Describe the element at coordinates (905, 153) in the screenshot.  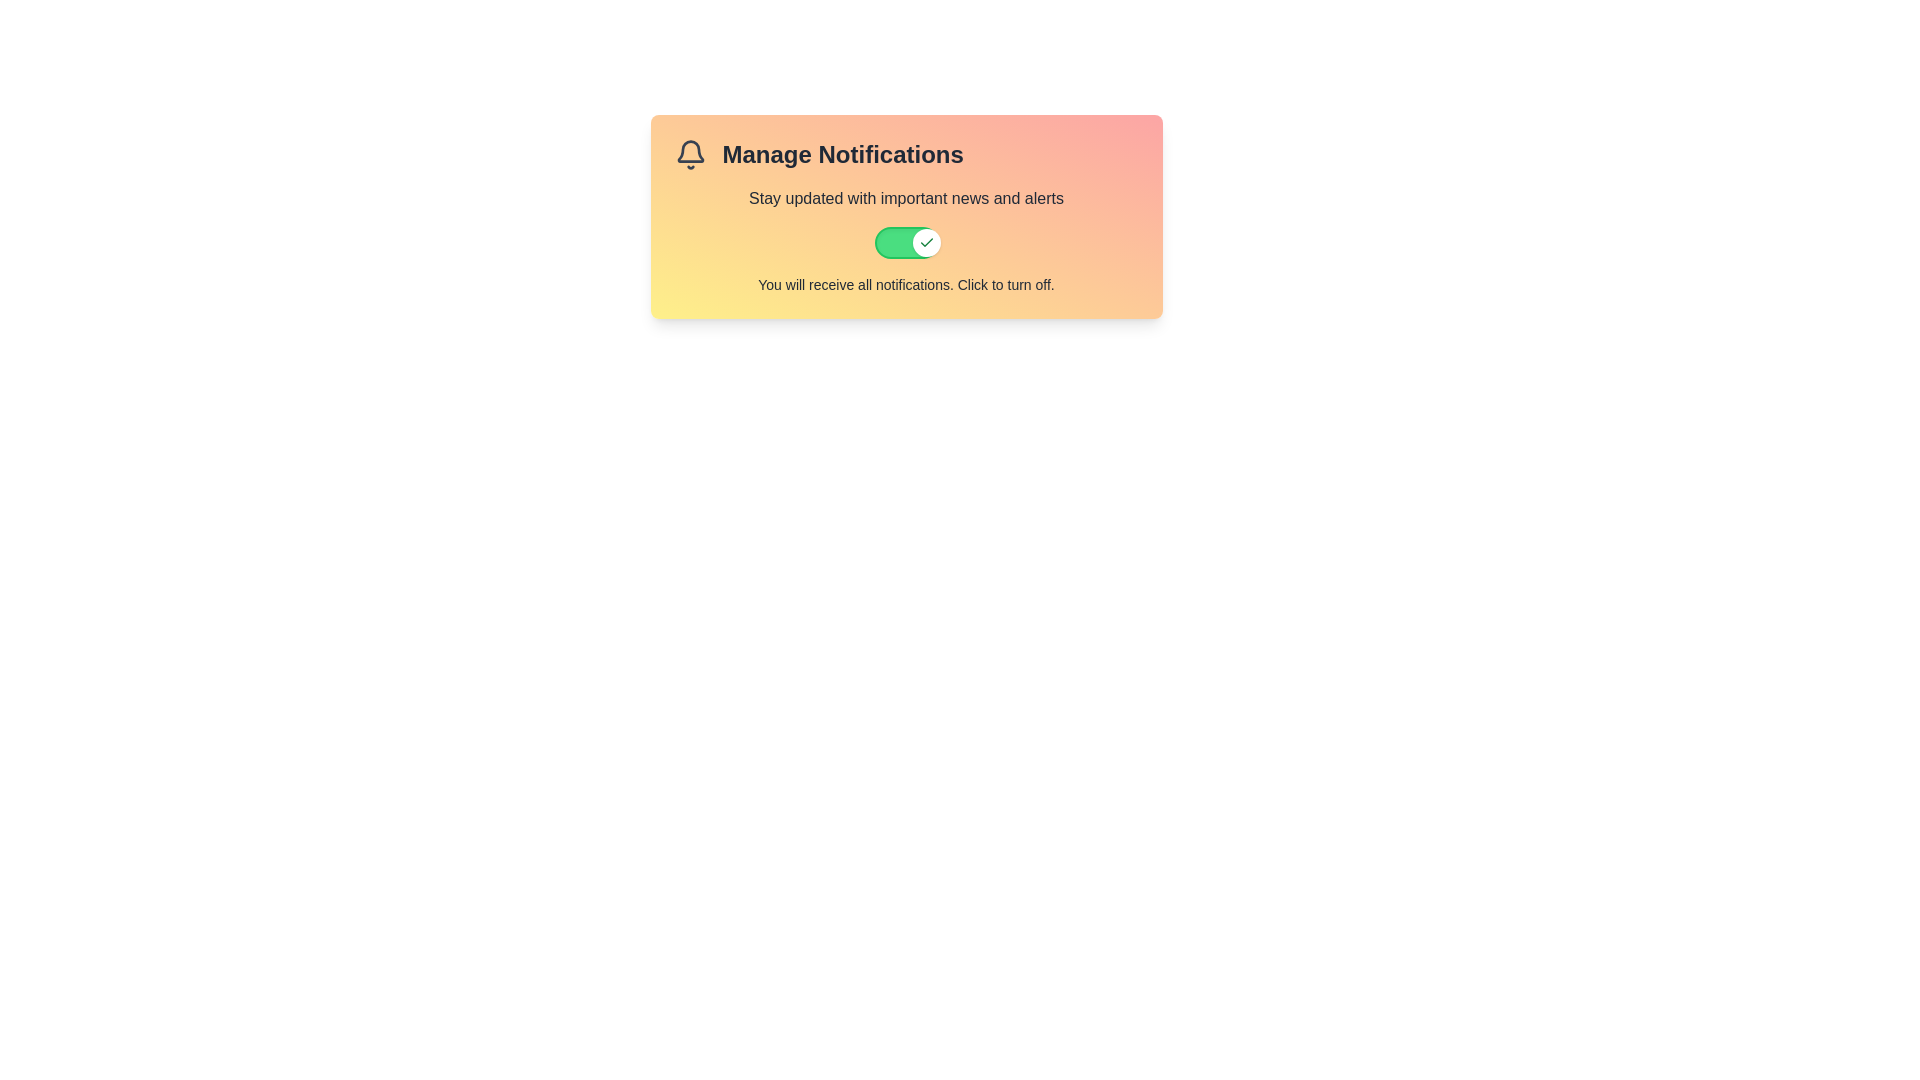
I see `text 'Manage Notifications' which is prominently styled in bold dark gray and located next to a bell icon at the top-left side of the notification settings card` at that location.